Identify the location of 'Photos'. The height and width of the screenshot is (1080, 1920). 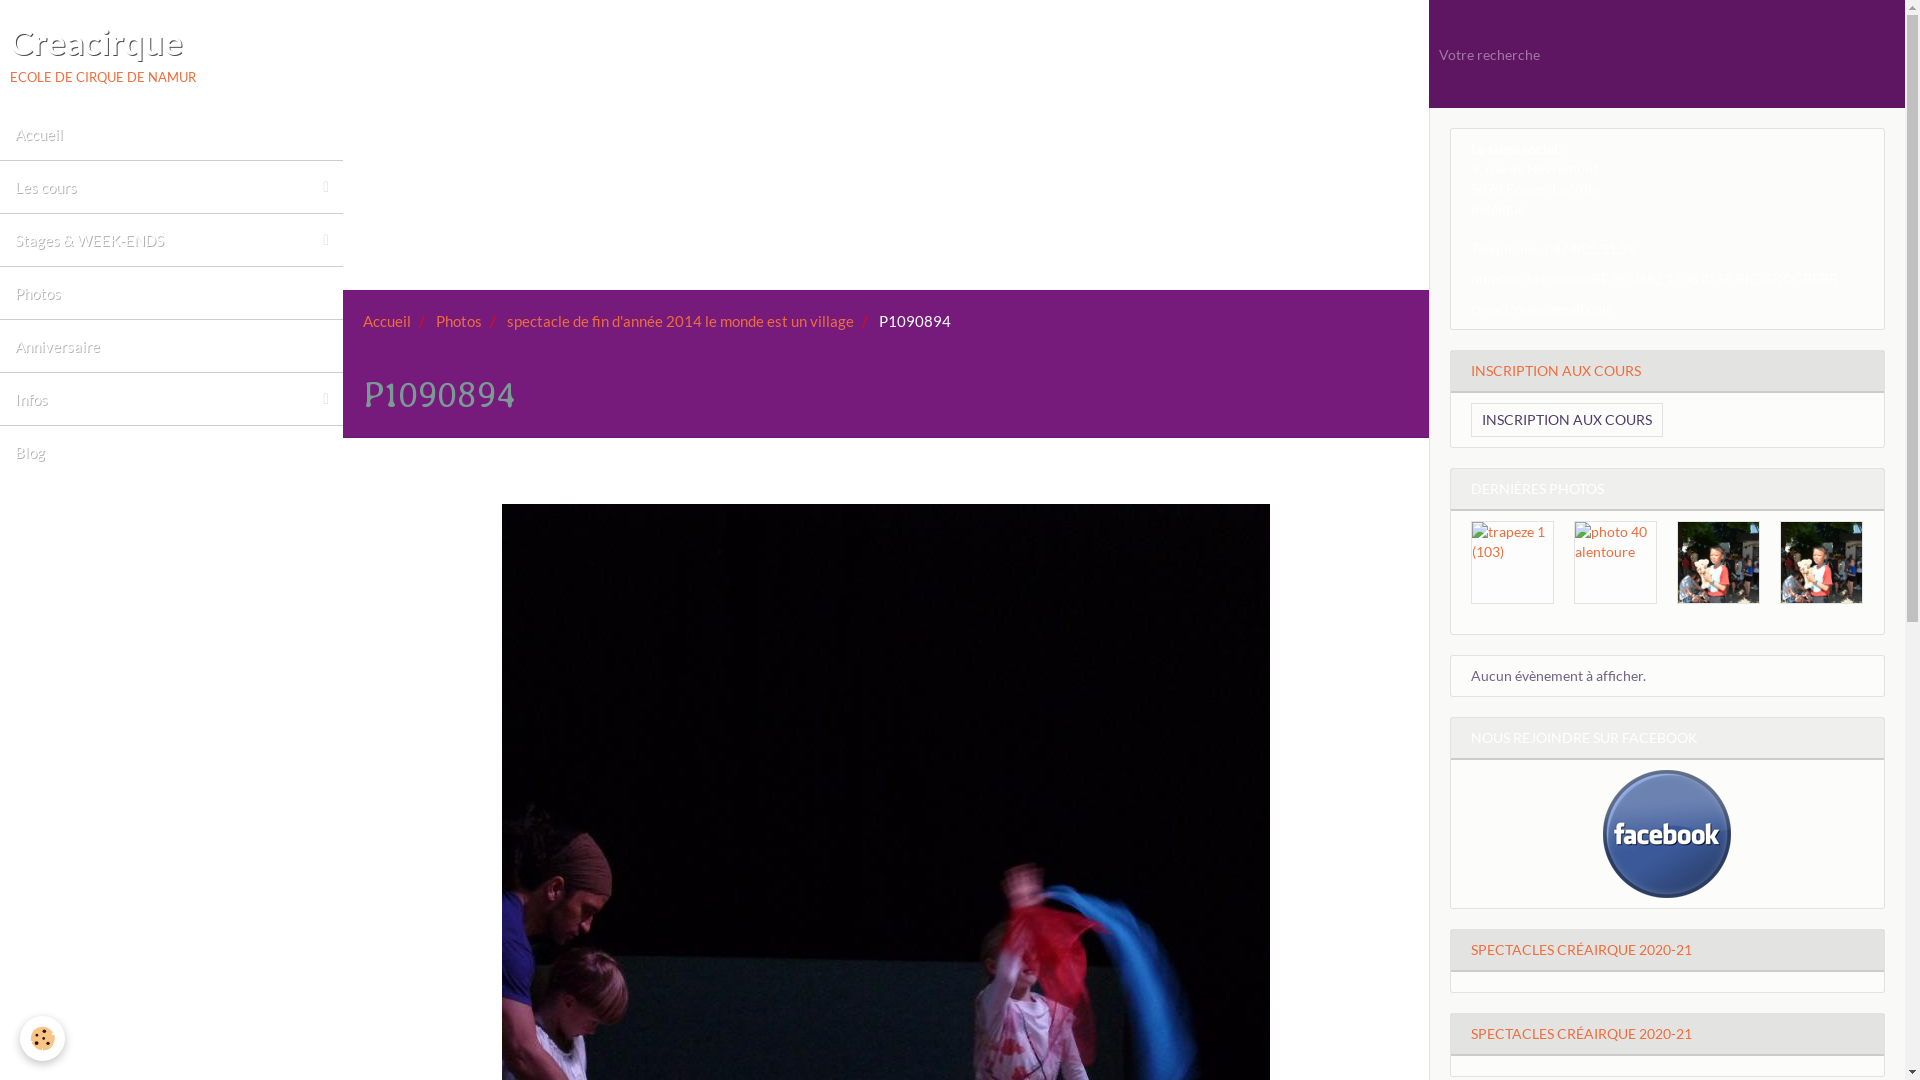
(458, 319).